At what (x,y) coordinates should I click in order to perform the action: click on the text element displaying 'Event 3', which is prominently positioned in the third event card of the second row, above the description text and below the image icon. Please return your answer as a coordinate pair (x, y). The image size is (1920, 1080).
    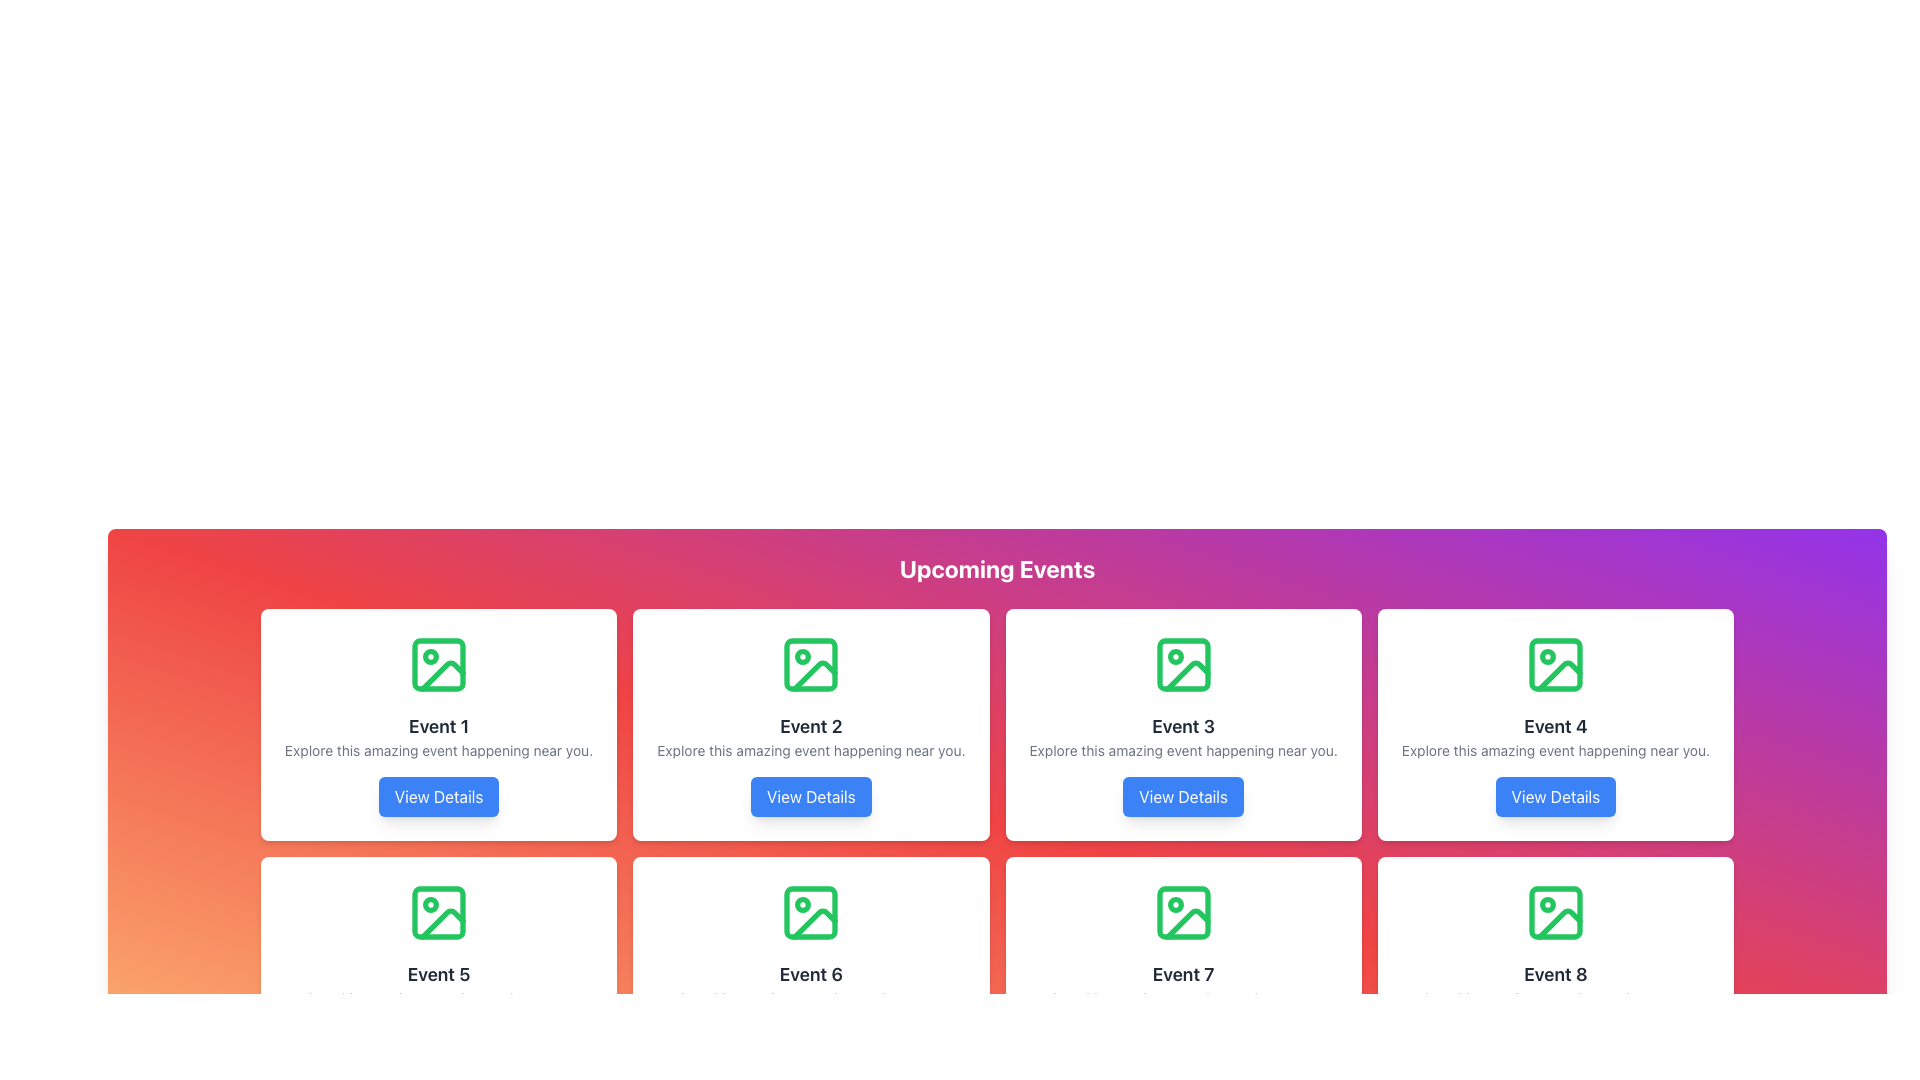
    Looking at the image, I should click on (1183, 726).